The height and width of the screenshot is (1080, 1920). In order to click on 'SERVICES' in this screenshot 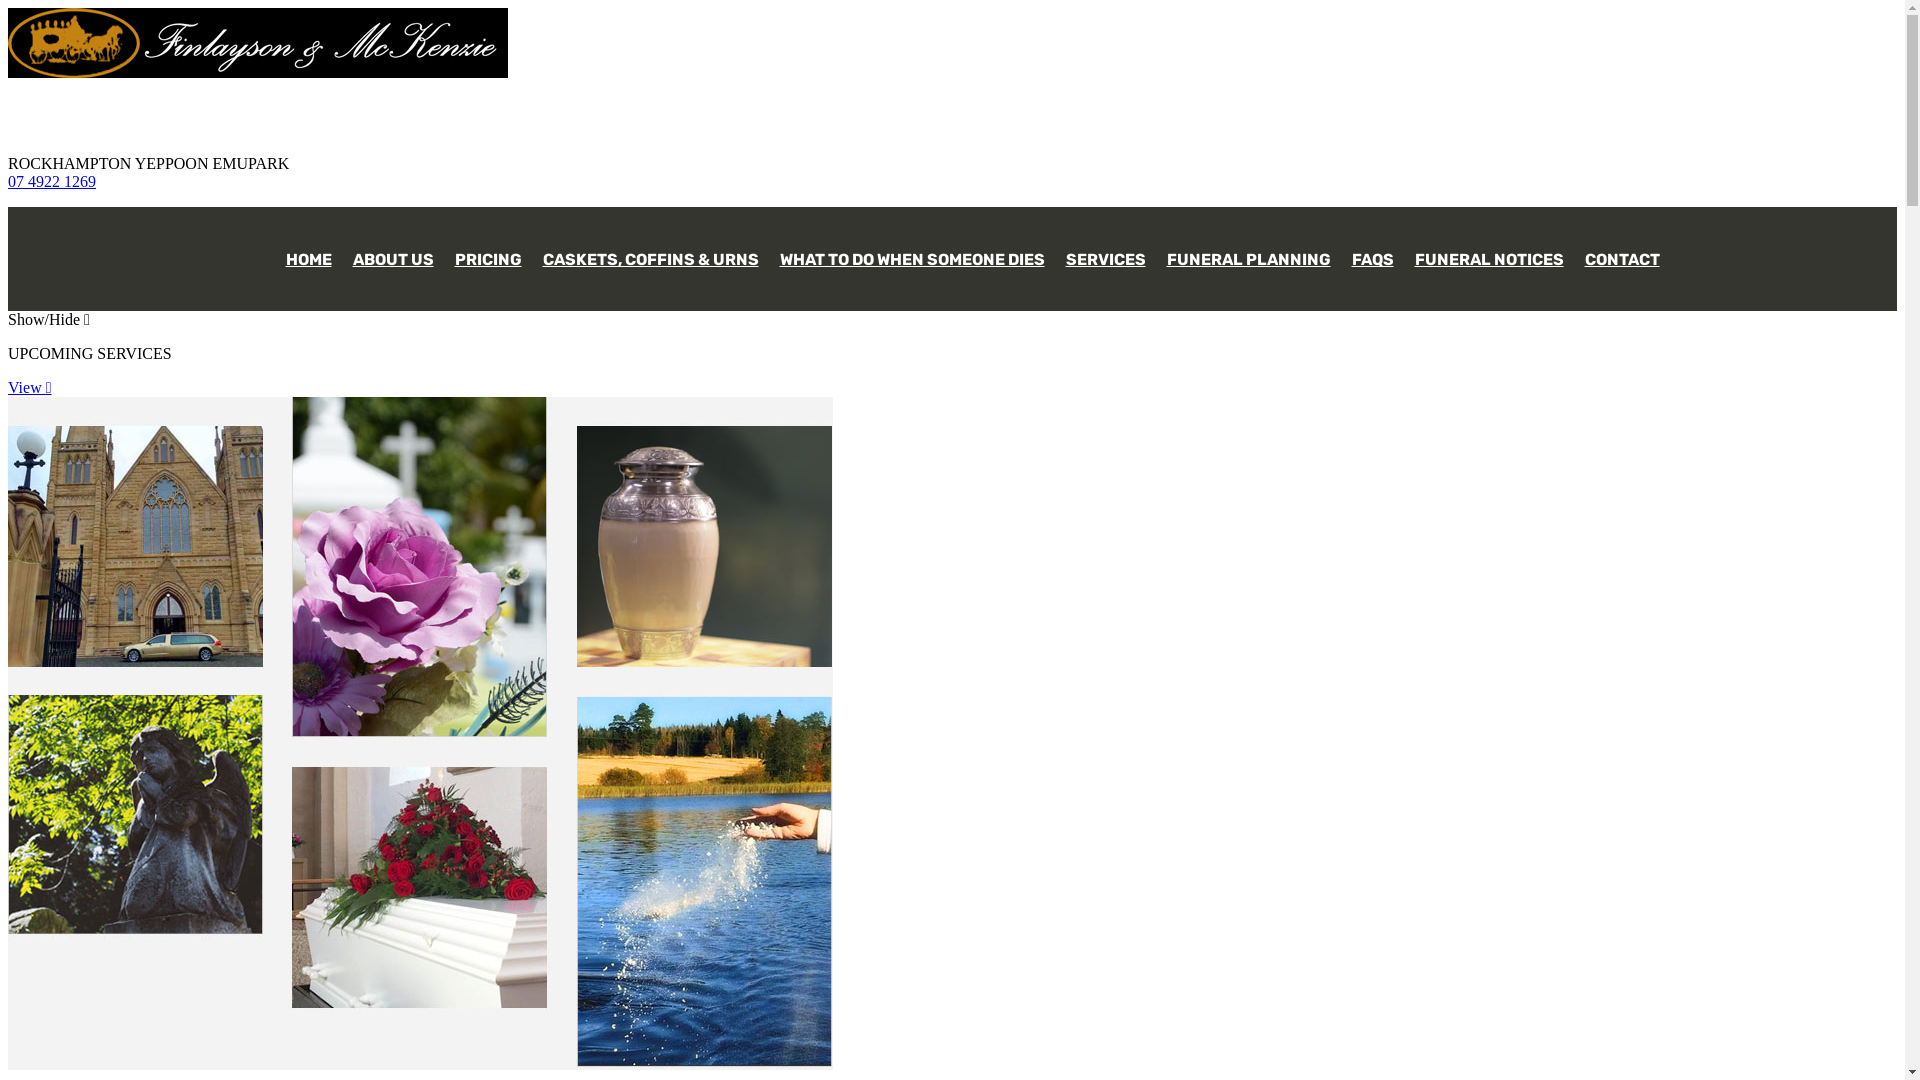, I will do `click(1103, 249)`.